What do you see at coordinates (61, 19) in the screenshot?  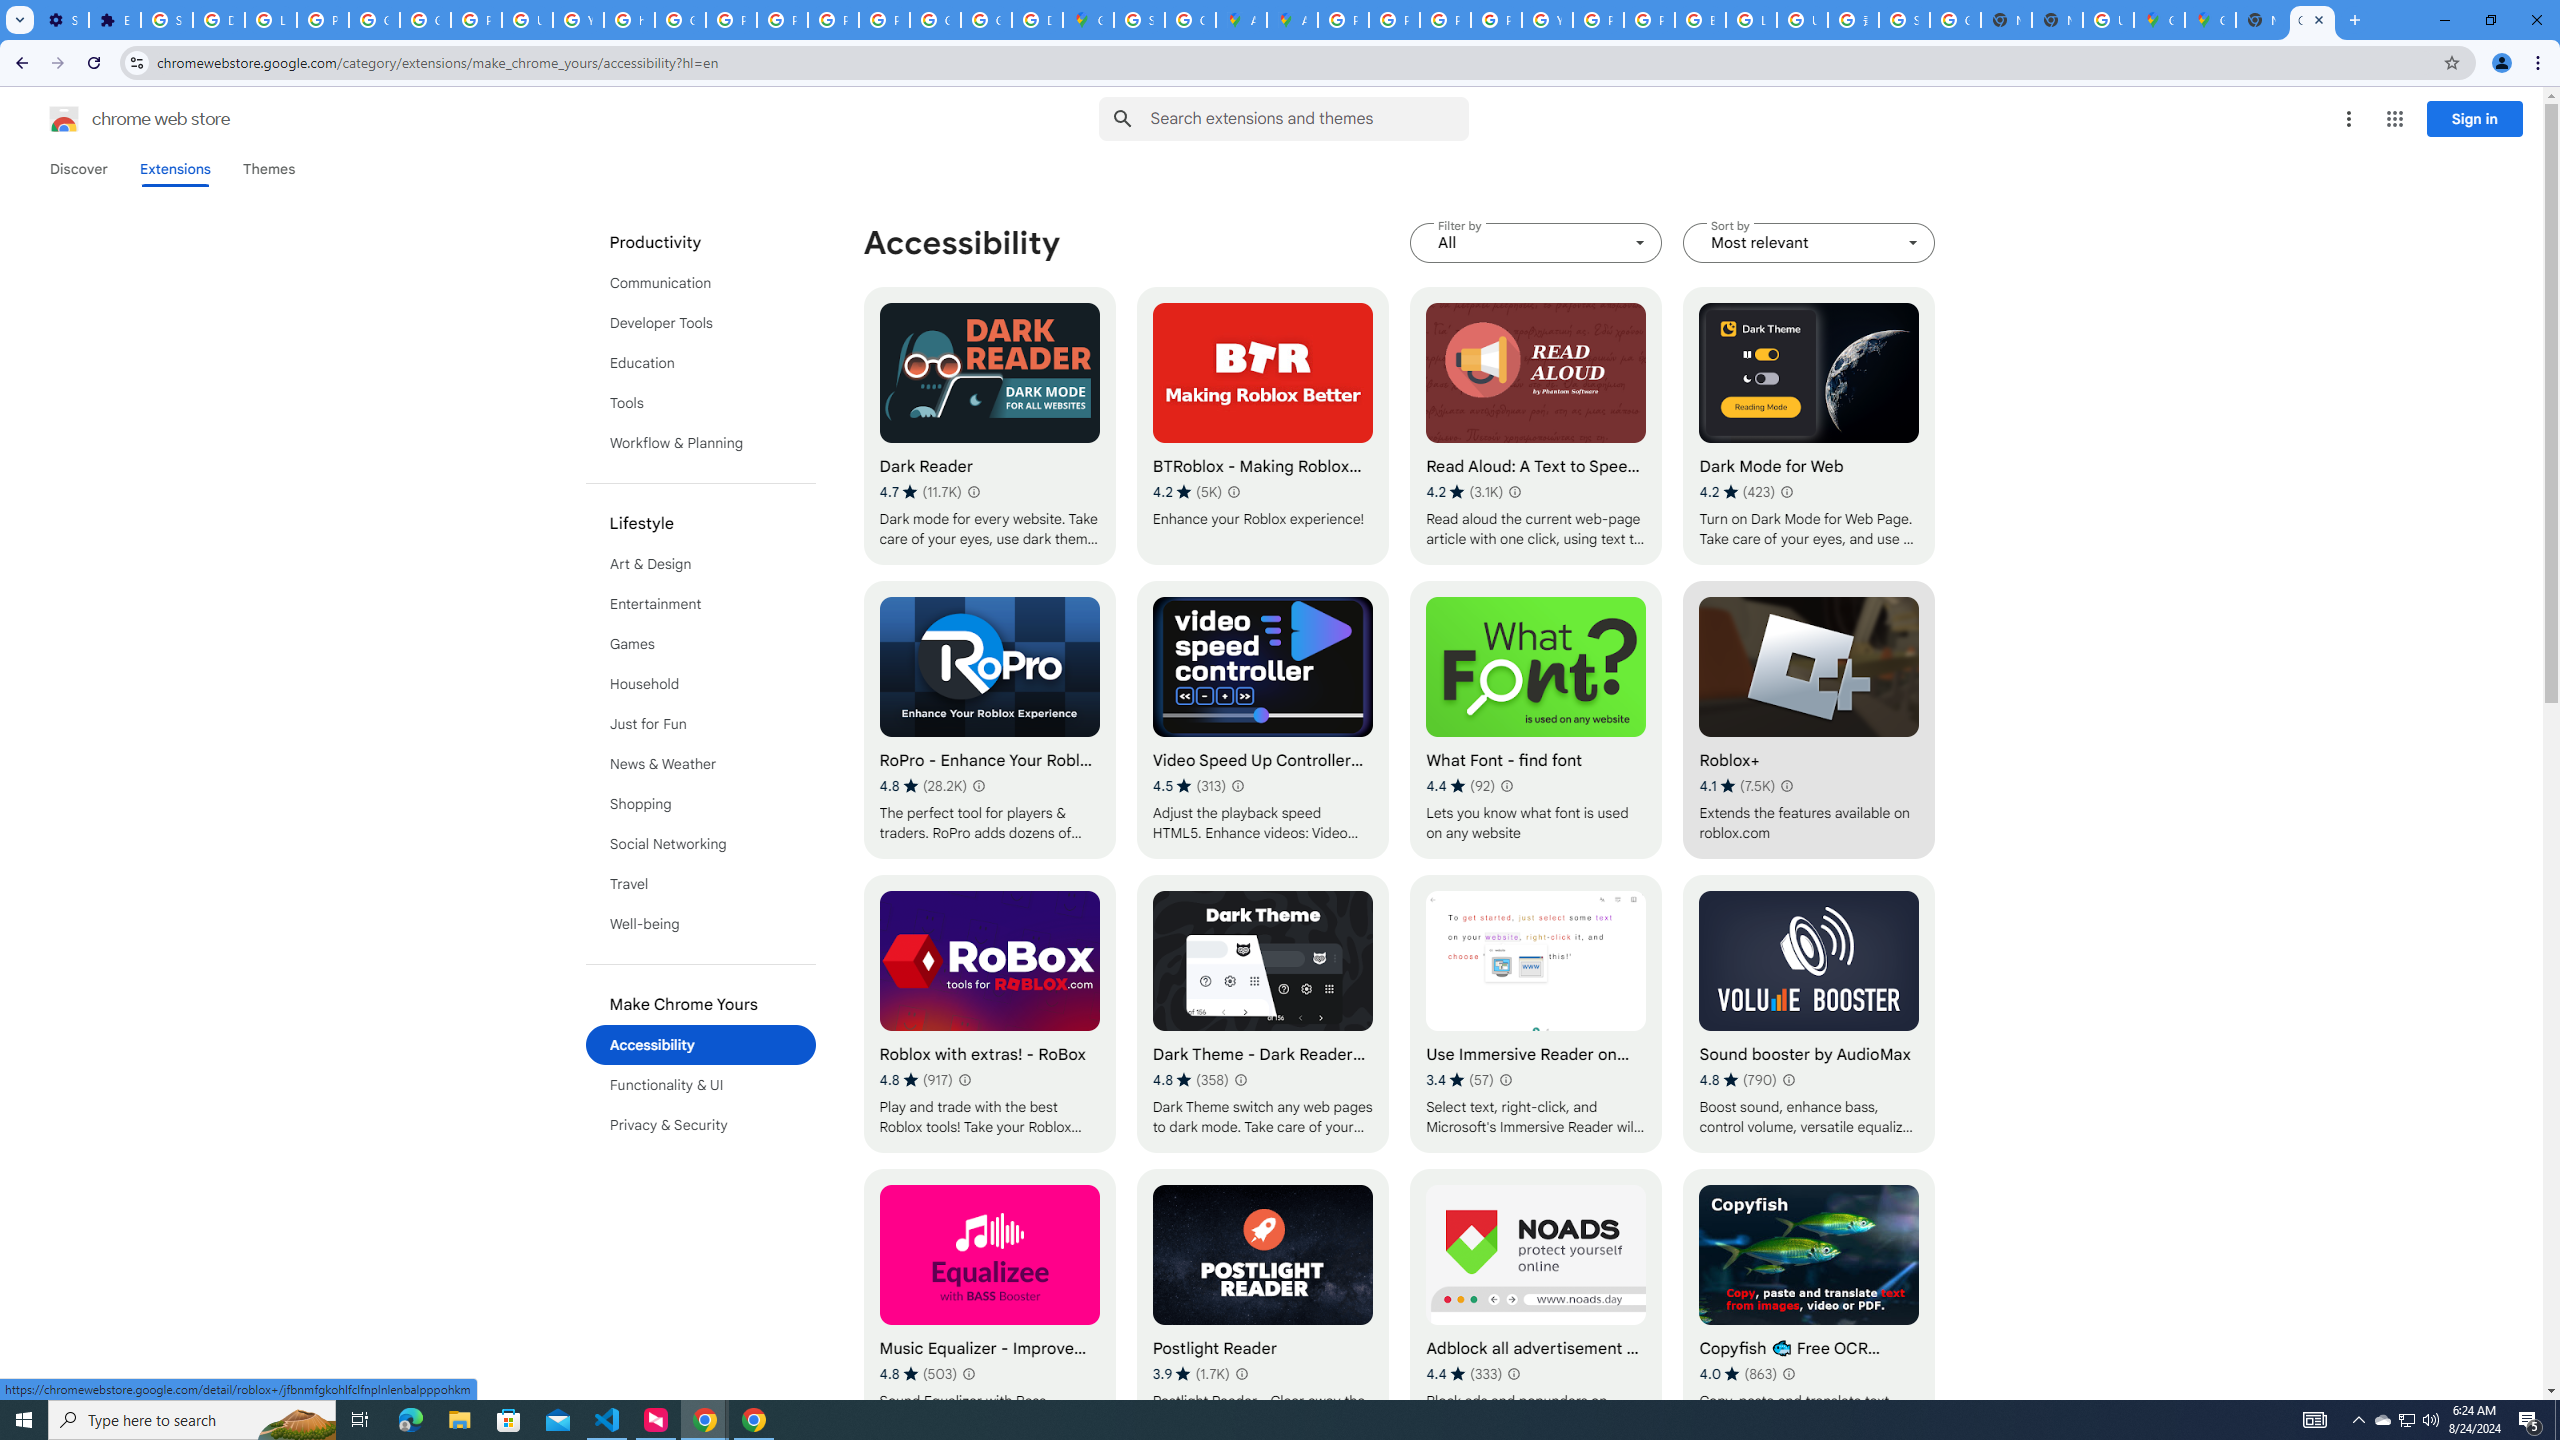 I see `'Settings - On startup'` at bounding box center [61, 19].